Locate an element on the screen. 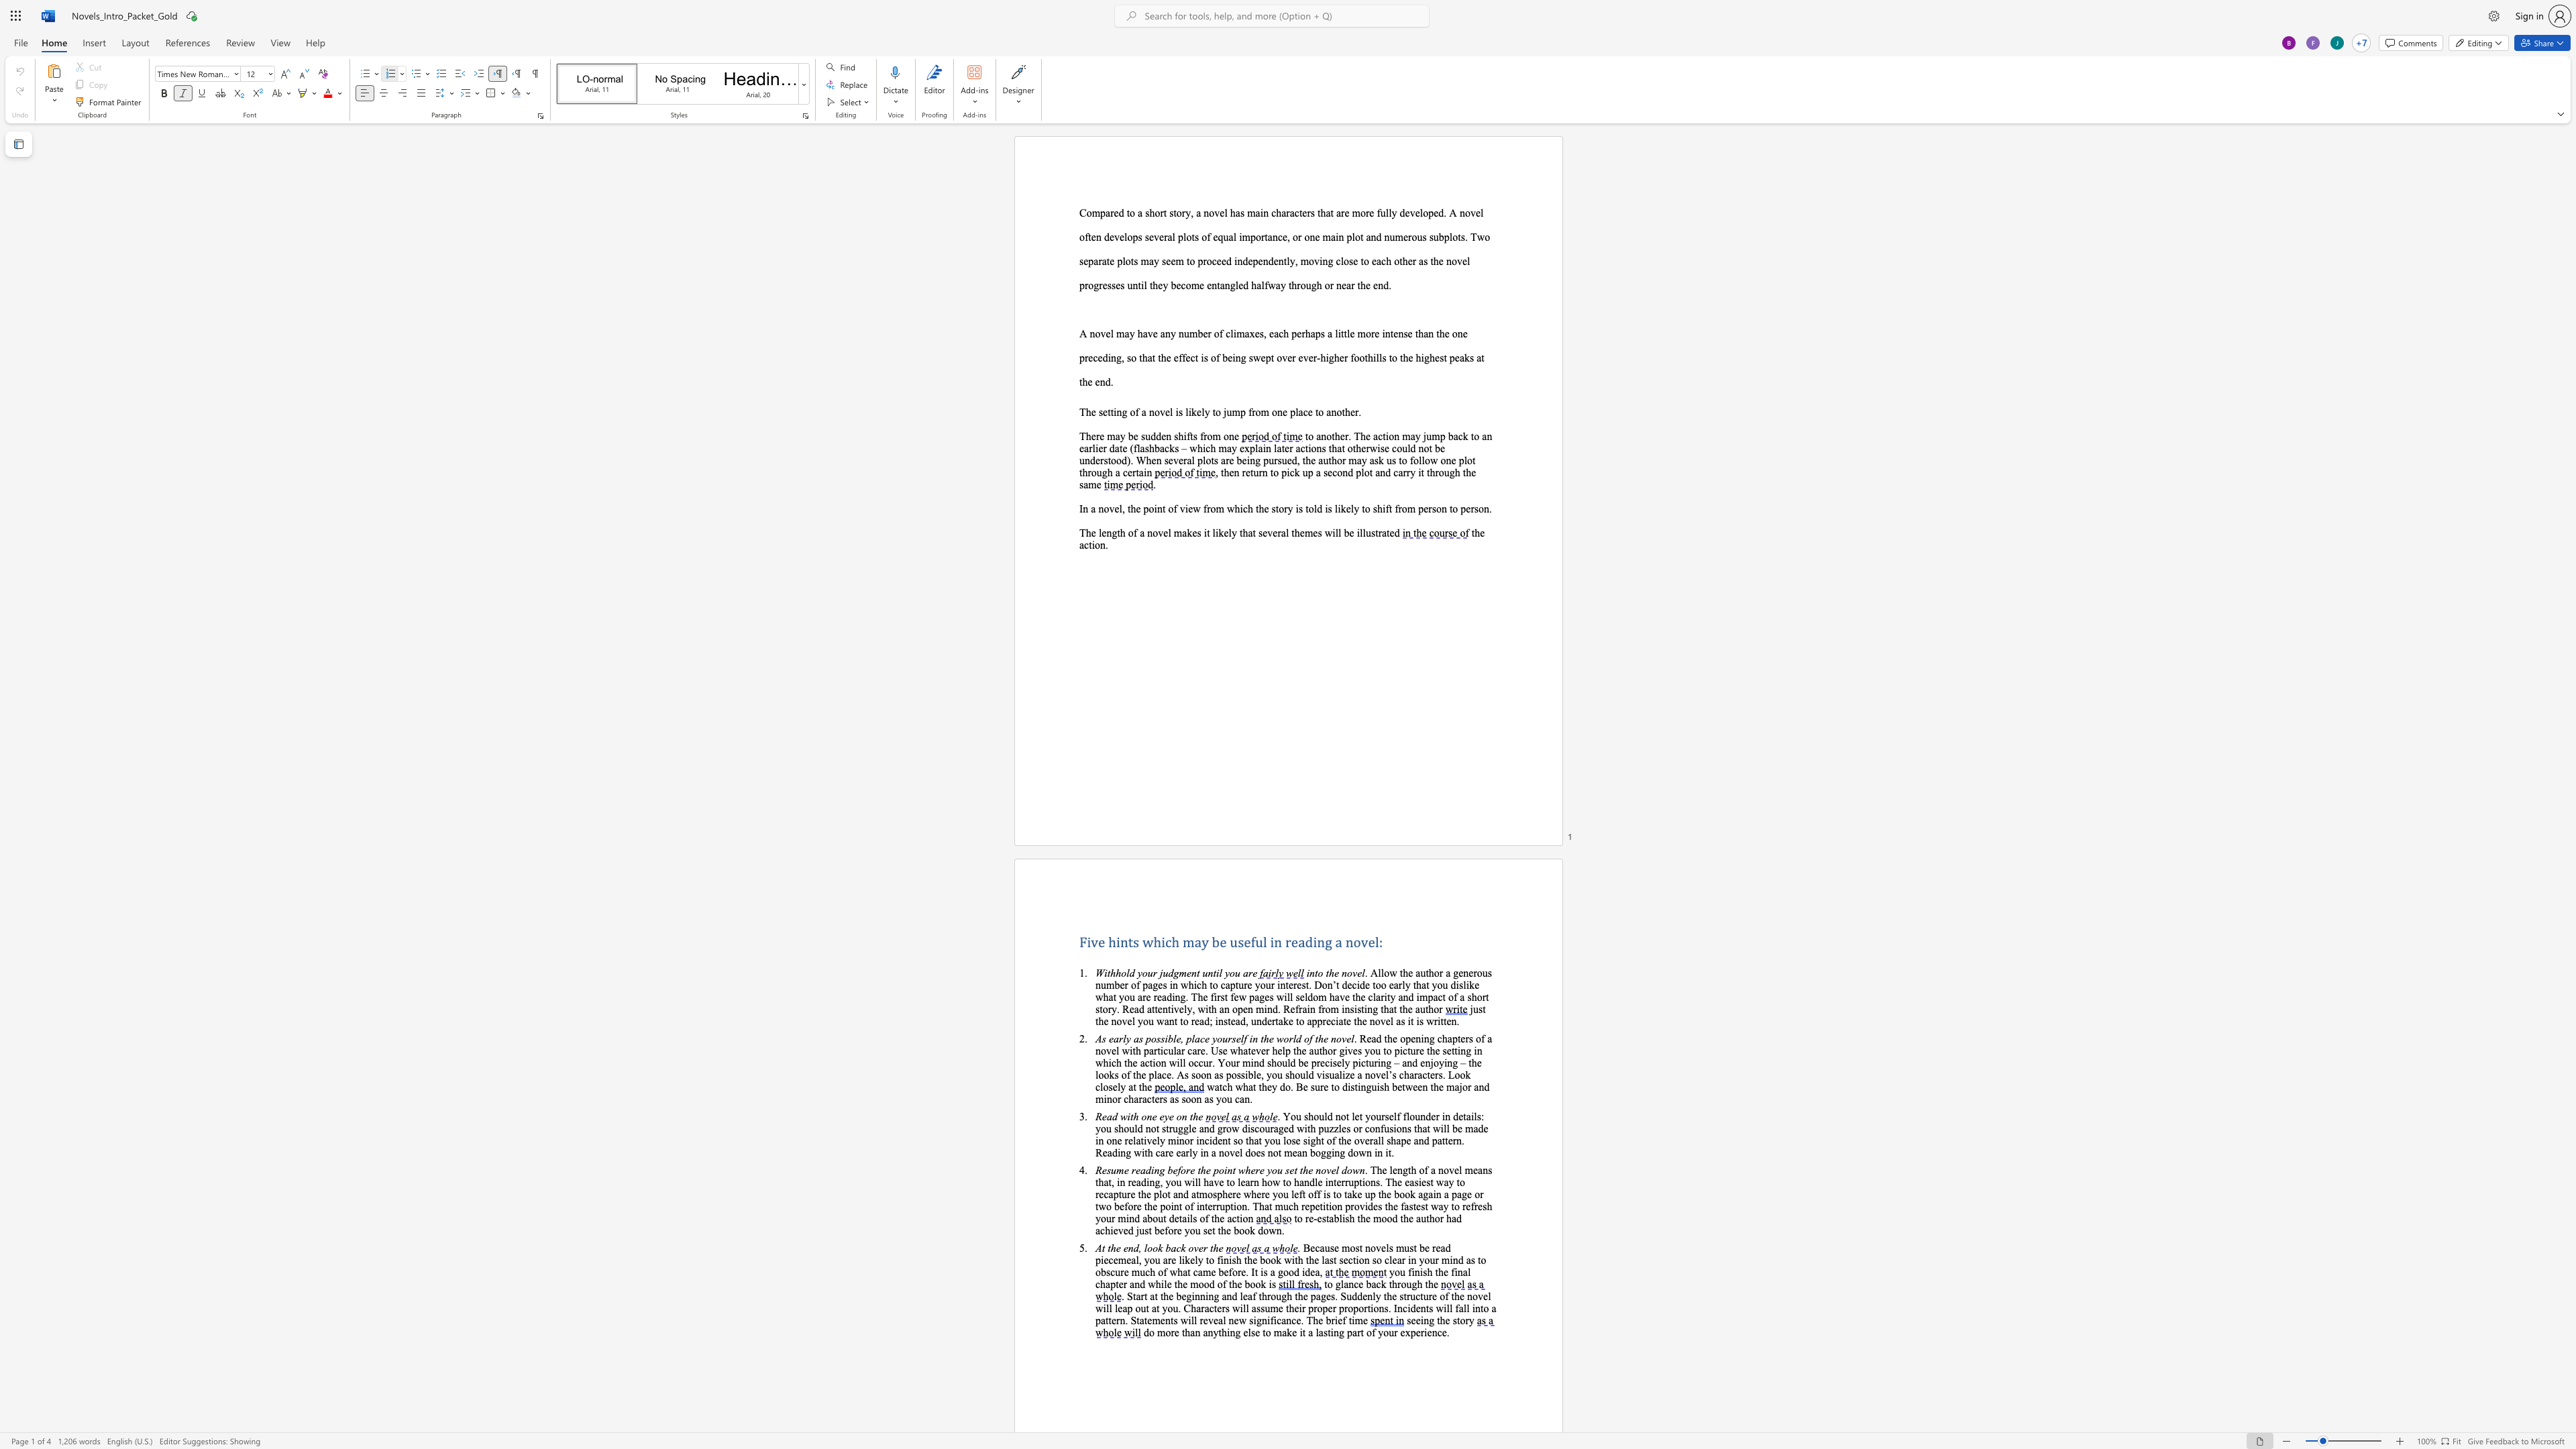  the space between the continuous character "u" and "s" in the text is located at coordinates (1236, 941).